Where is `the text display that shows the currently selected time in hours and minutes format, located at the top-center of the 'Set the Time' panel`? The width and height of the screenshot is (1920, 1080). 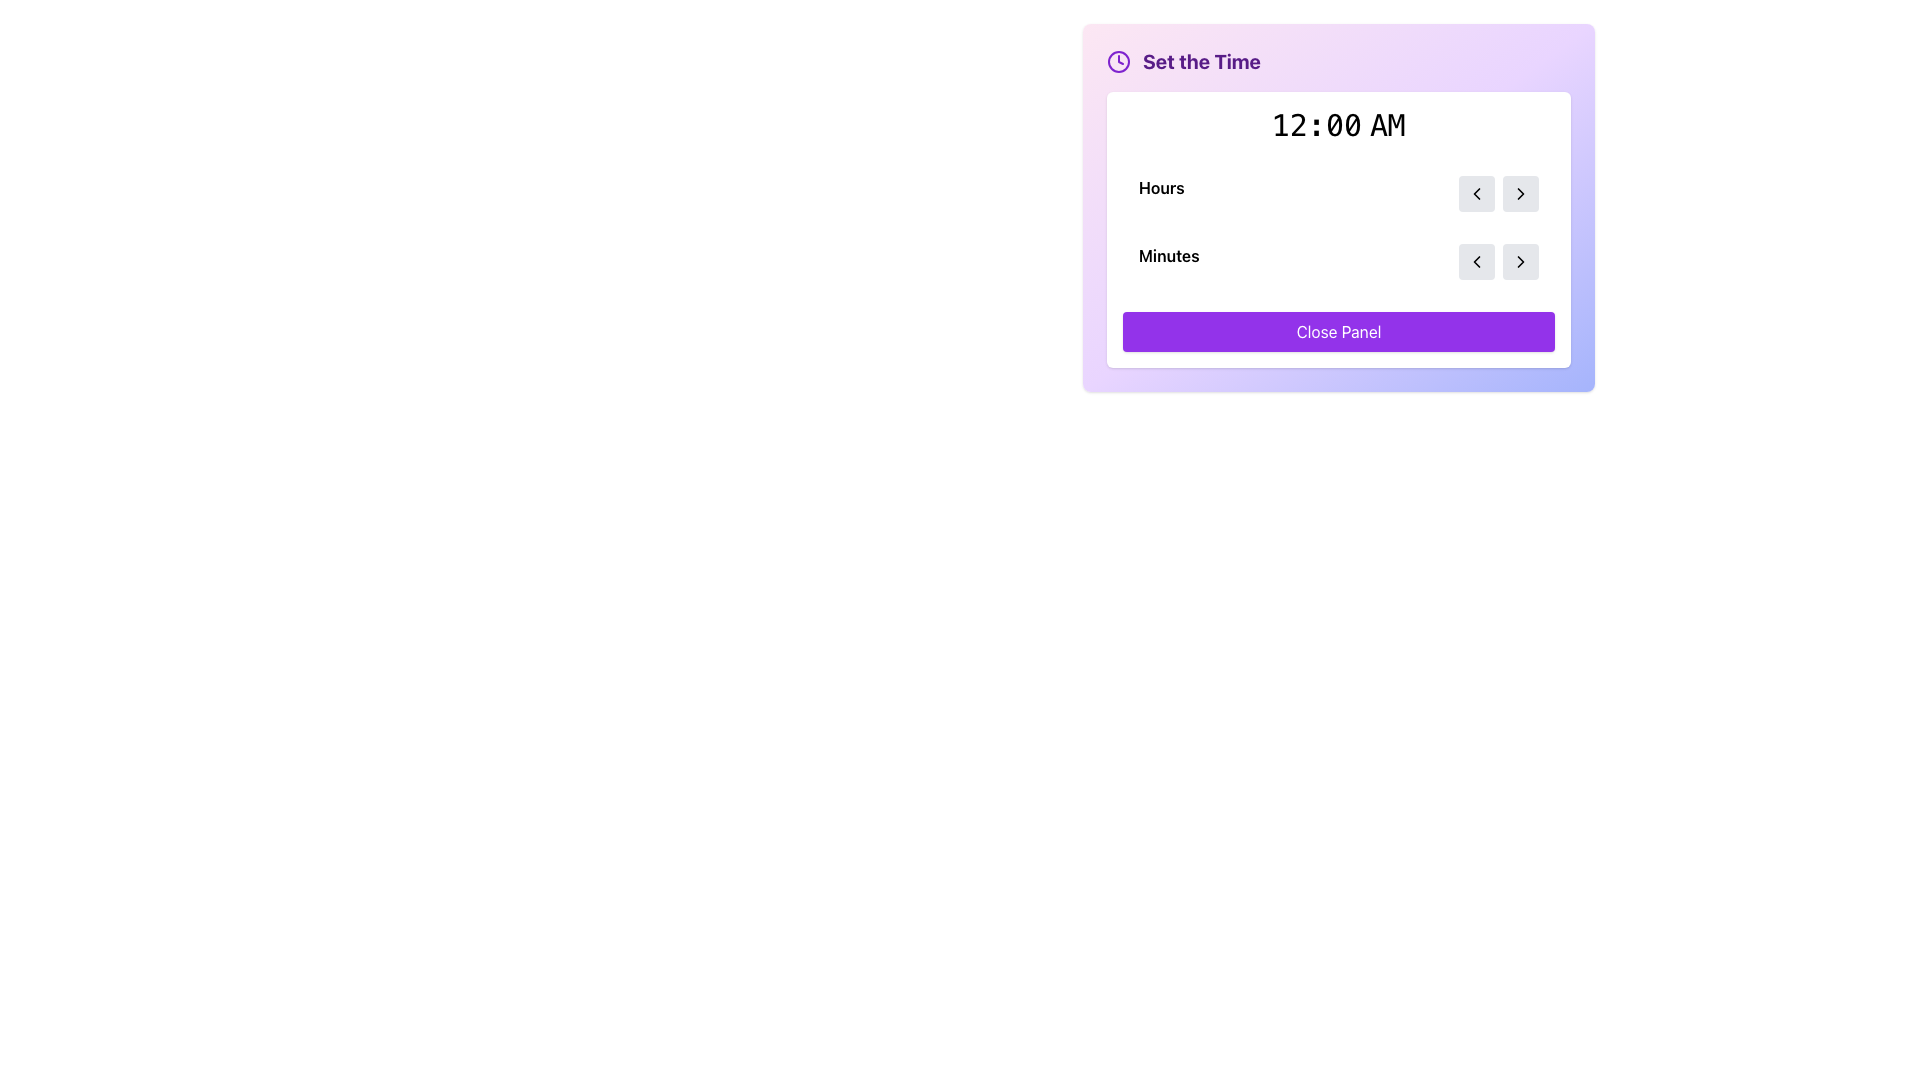 the text display that shows the currently selected time in hours and minutes format, located at the top-center of the 'Set the Time' panel is located at coordinates (1339, 126).